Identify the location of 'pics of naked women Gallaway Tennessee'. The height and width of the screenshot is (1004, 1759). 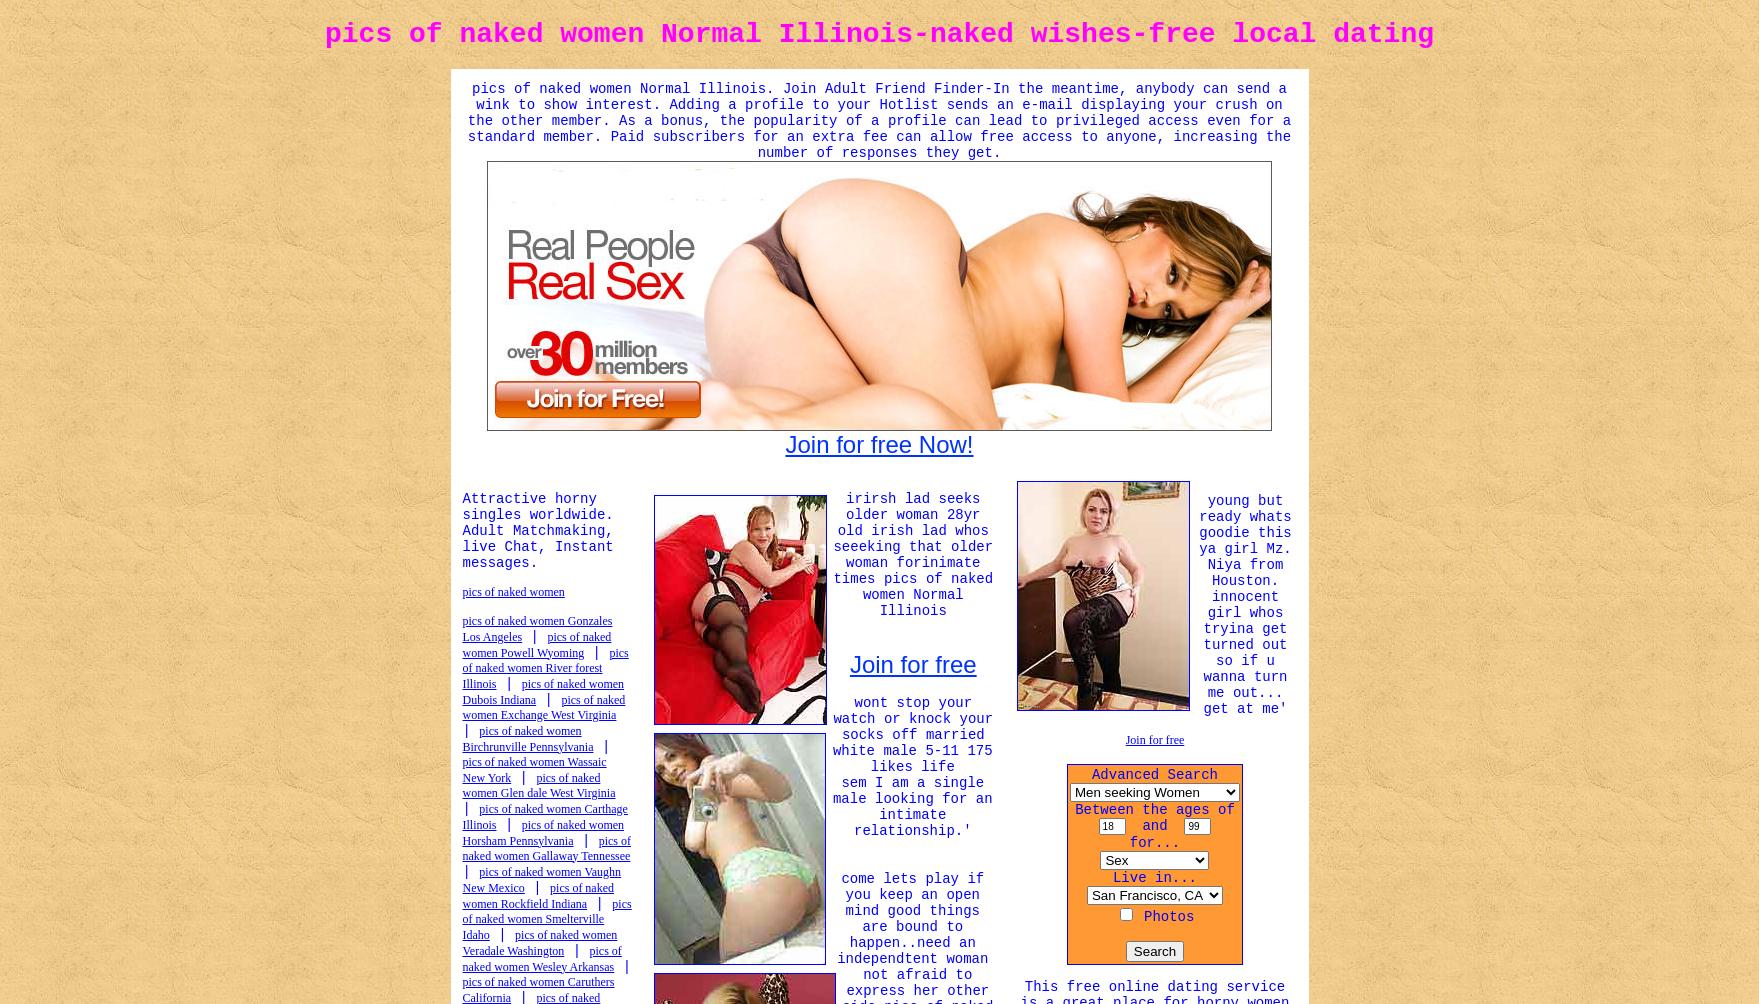
(545, 847).